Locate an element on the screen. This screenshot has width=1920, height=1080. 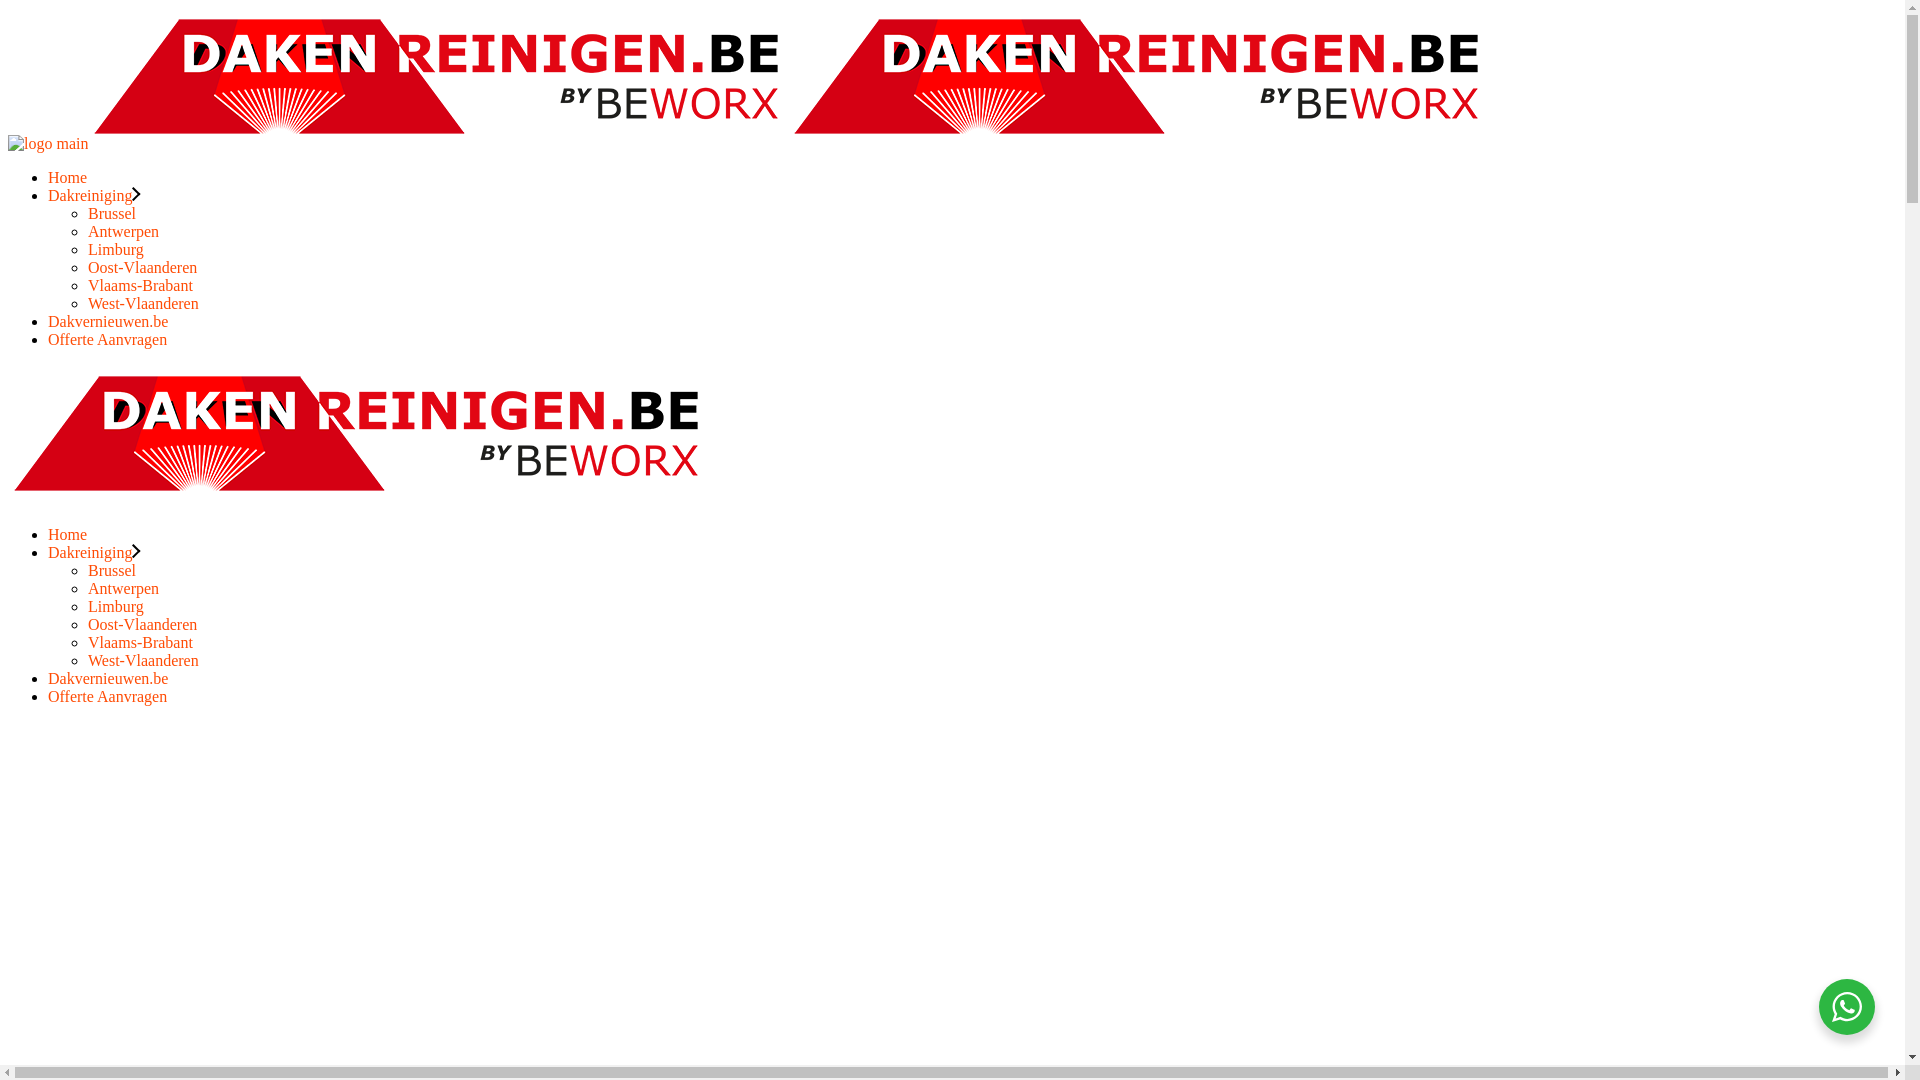
'Skip to the content' is located at coordinates (7, 7).